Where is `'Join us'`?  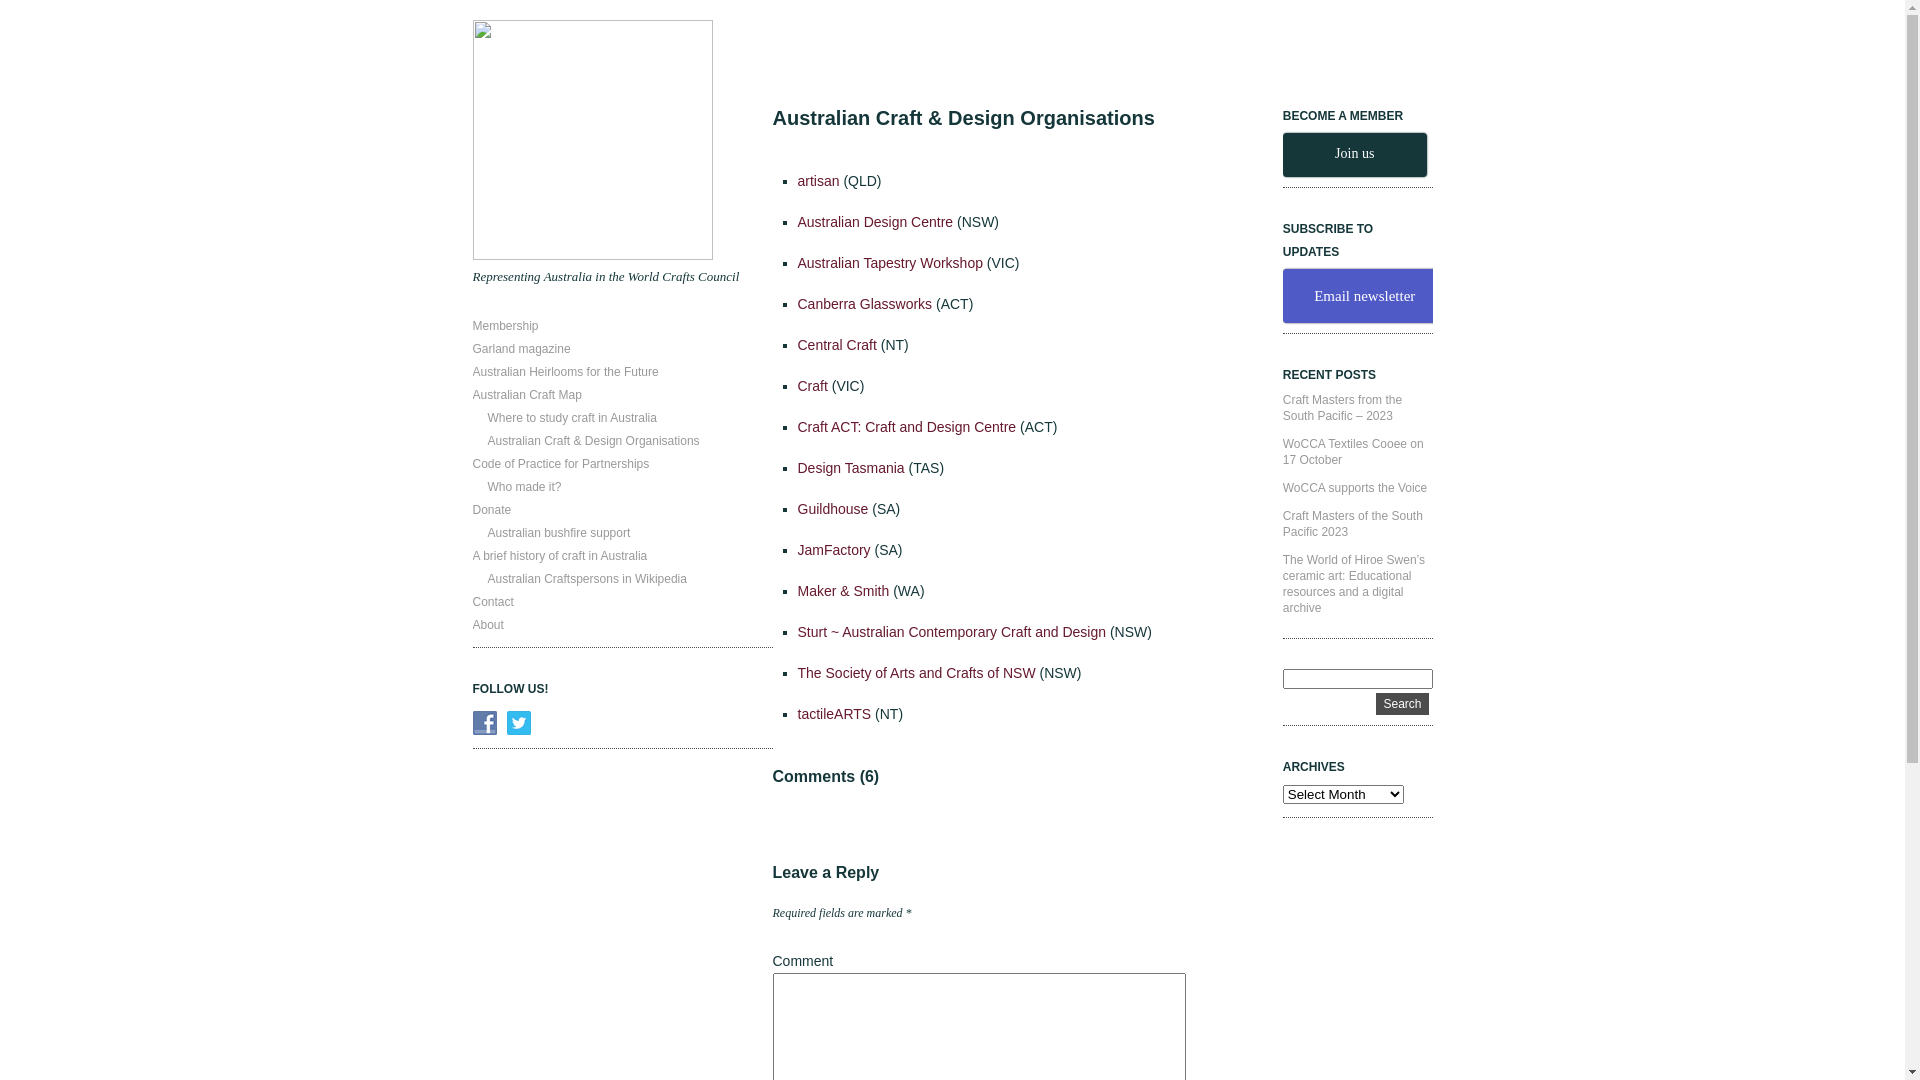 'Join us' is located at coordinates (1354, 153).